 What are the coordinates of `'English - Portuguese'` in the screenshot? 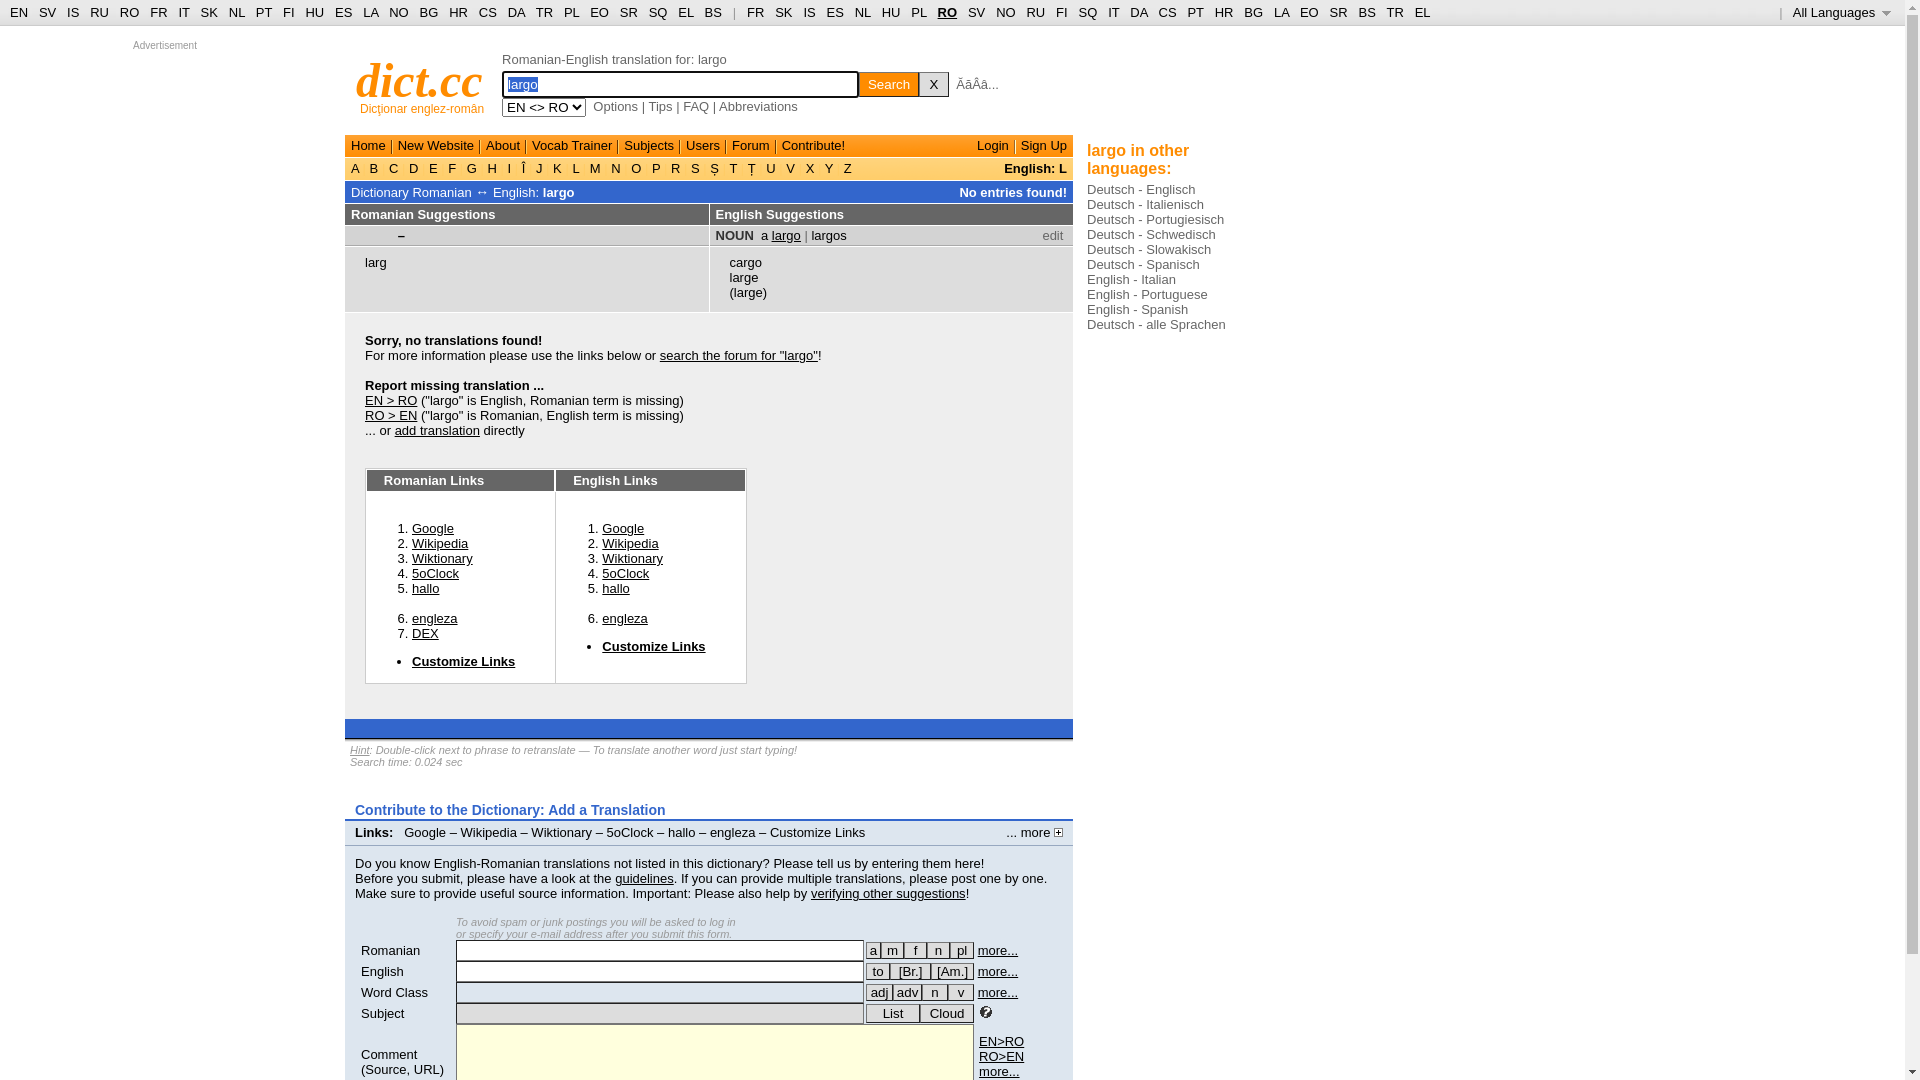 It's located at (1147, 294).